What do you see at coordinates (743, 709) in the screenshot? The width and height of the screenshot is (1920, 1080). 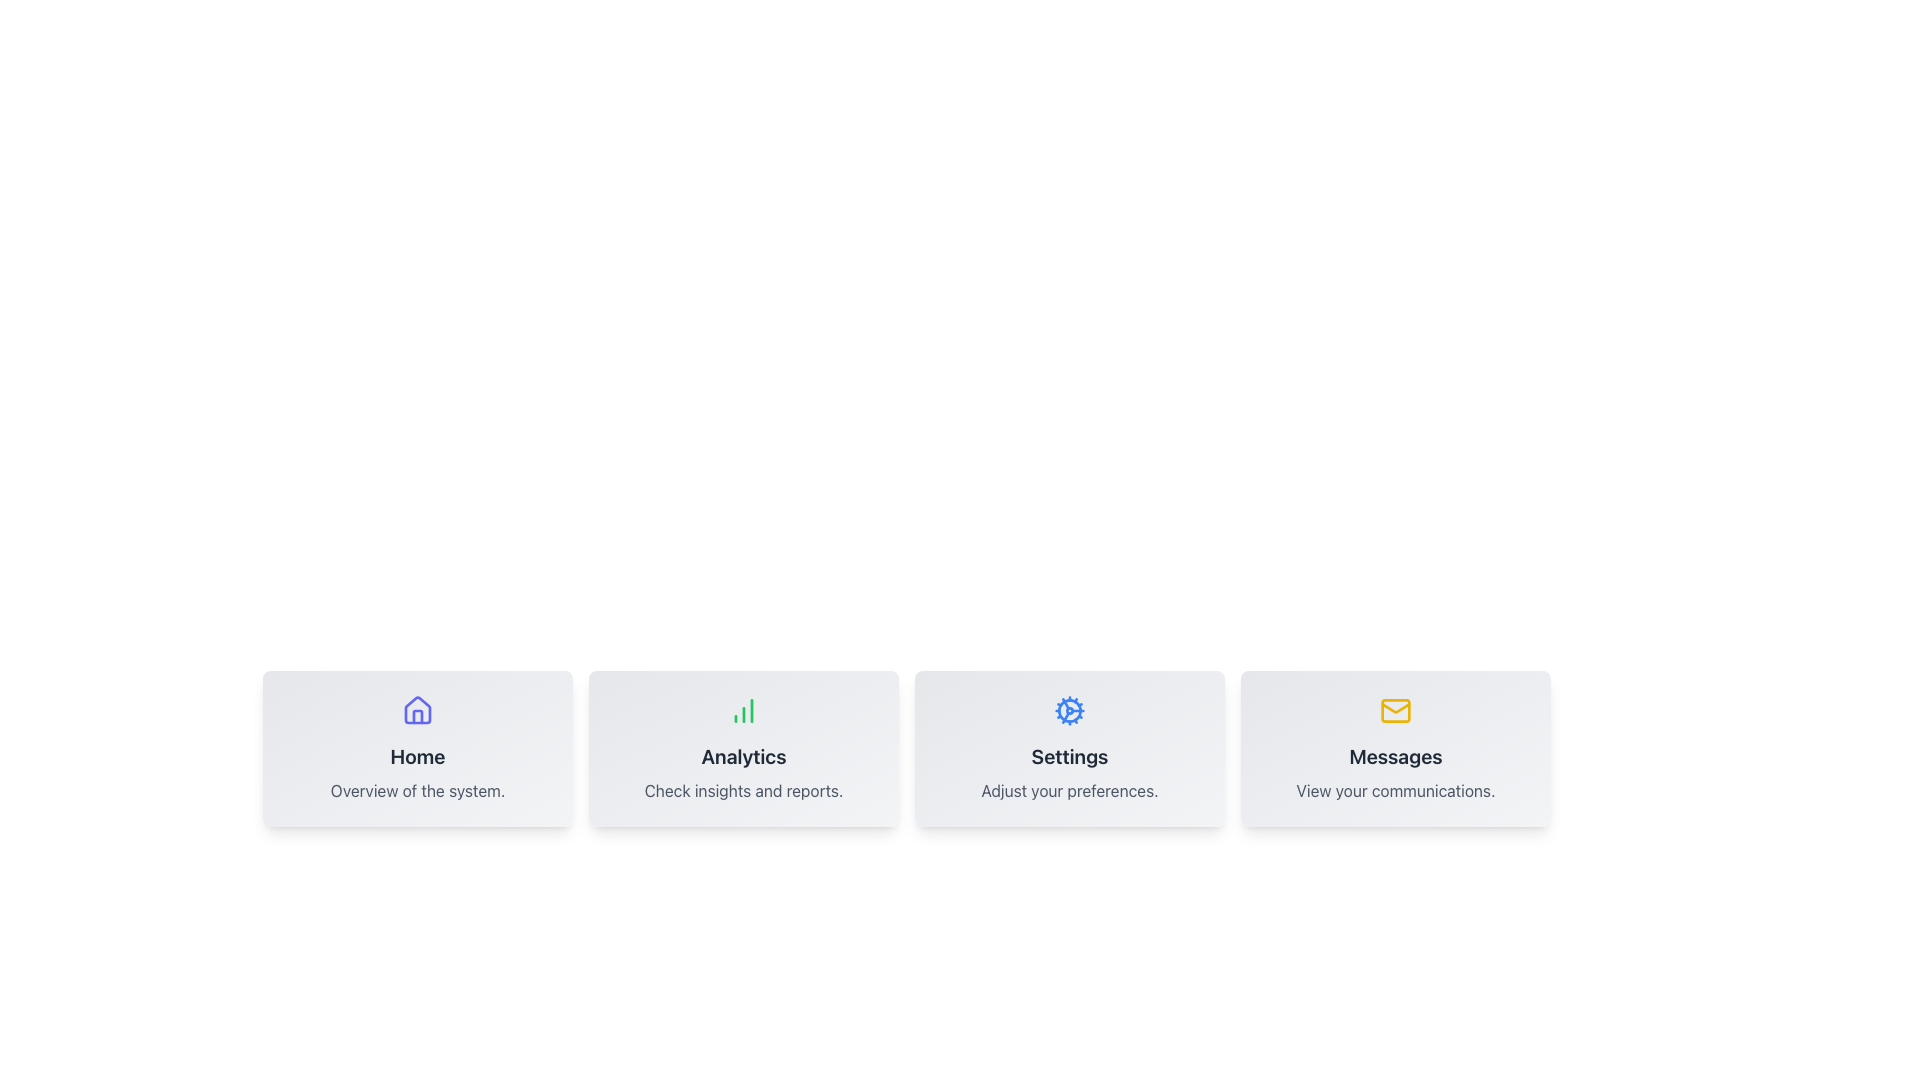 I see `the Graphical Icon representing analytics functionality located in the second card of four, above the 'Analytics' text` at bounding box center [743, 709].